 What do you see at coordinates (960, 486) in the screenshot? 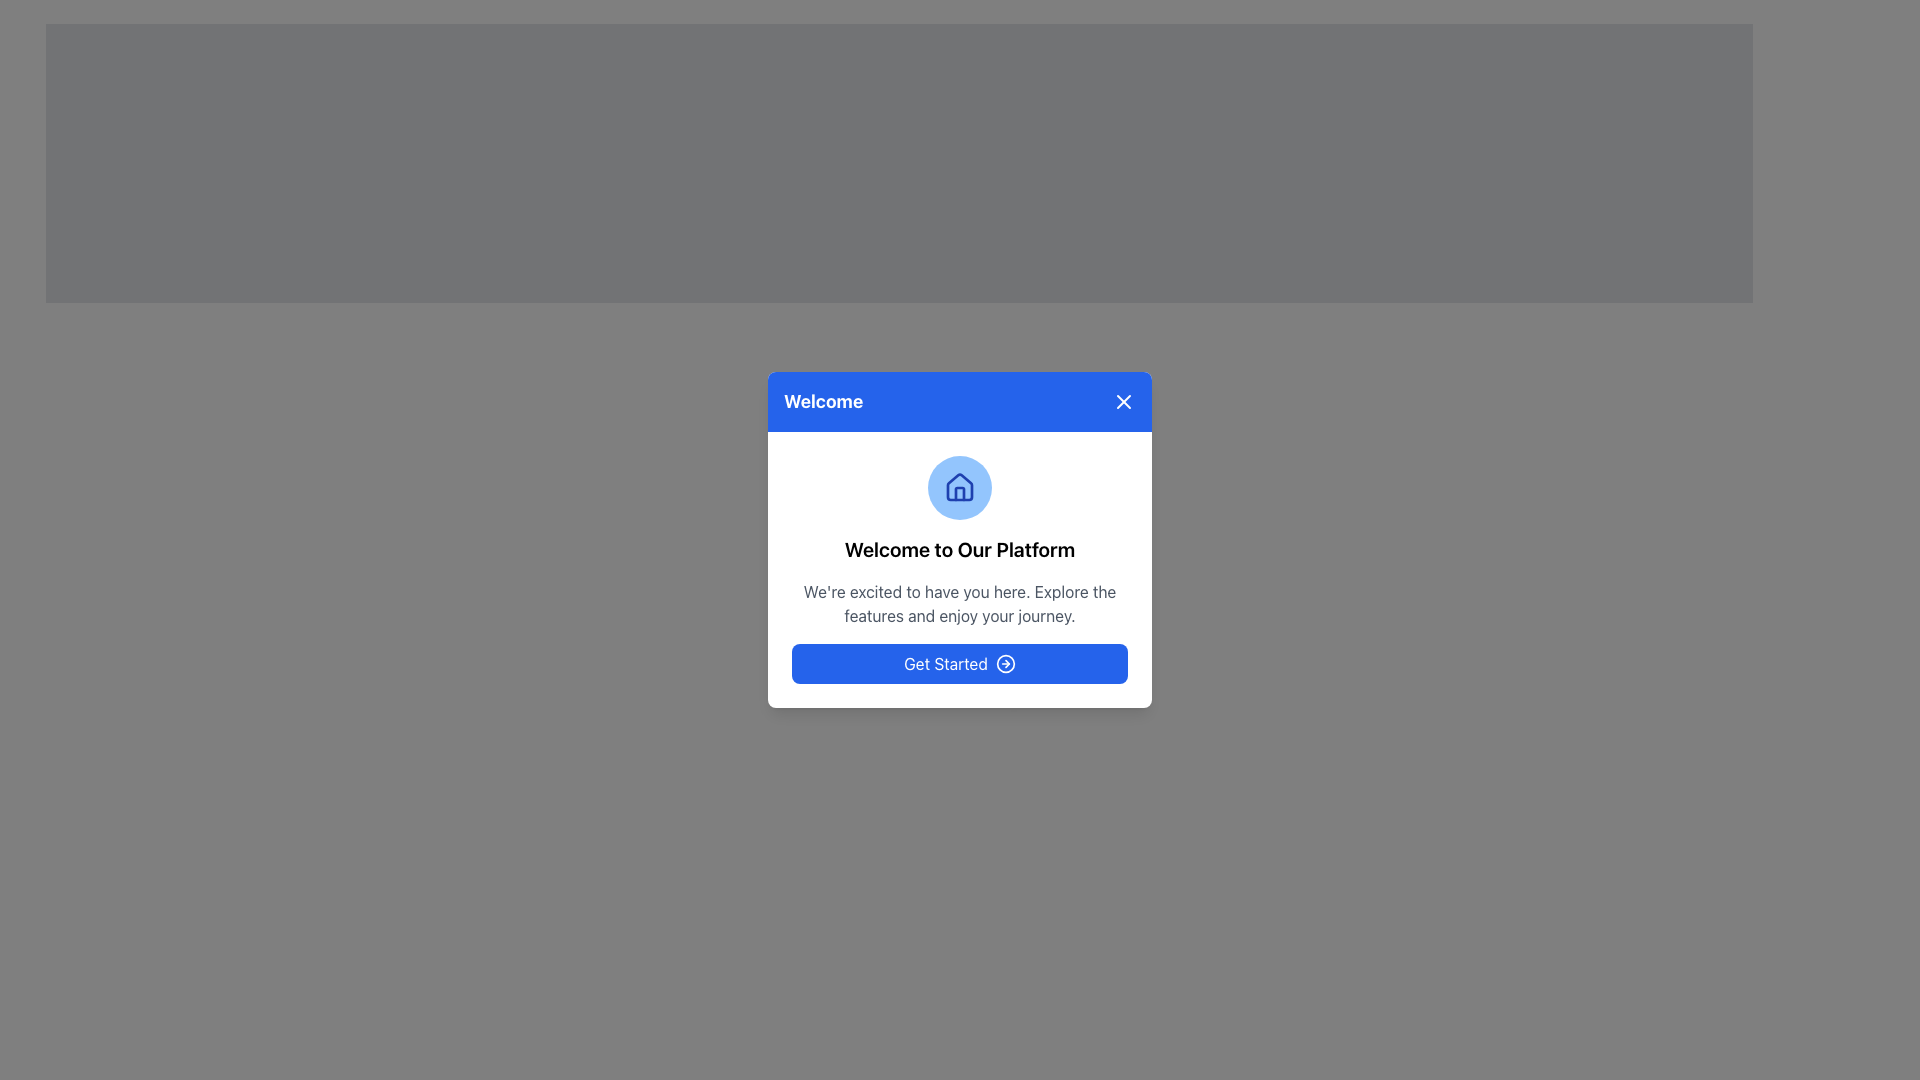
I see `the decorative 'home' SVG icon located centrally within the welcome dialog box, positioned below the title 'Welcome'` at bounding box center [960, 486].